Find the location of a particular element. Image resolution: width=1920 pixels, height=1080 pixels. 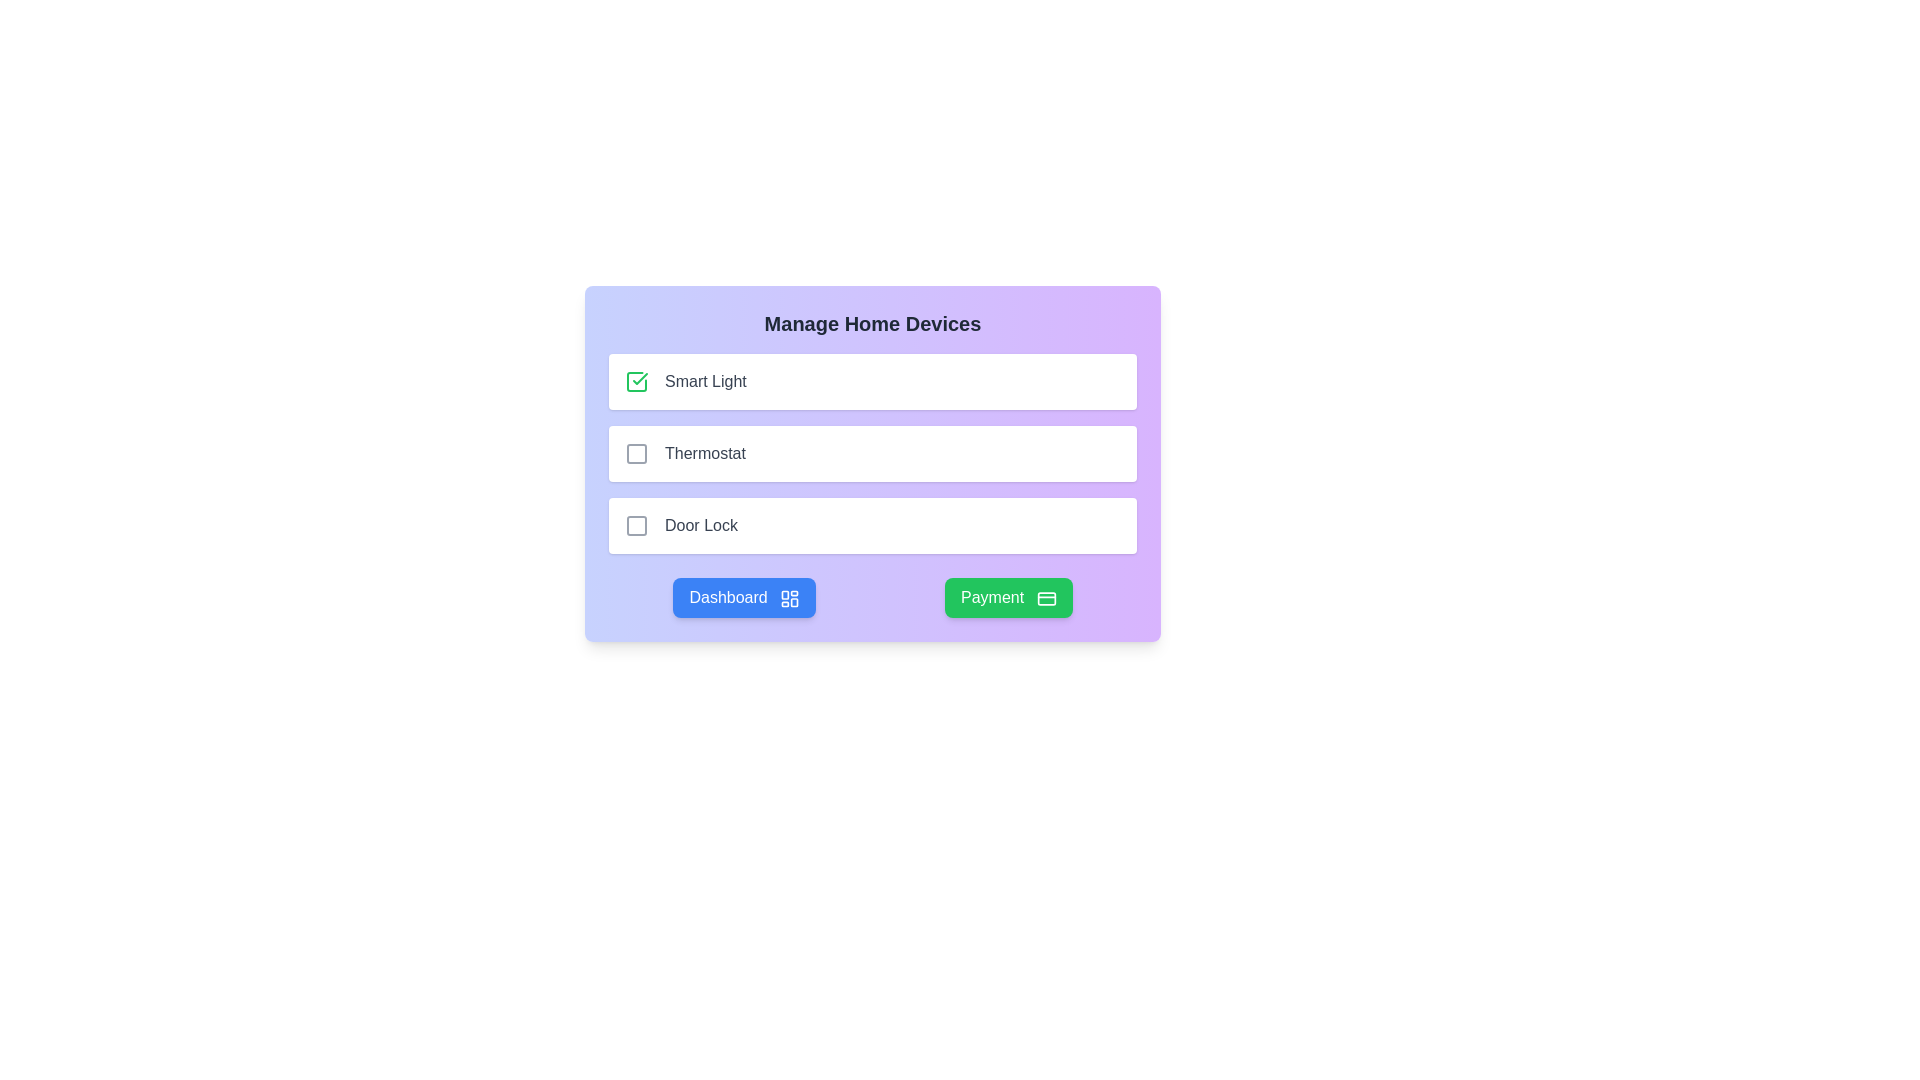

the Decorative Icon located to the right of the 'Dashboard' text within the 'Dashboard' button at the bottom-left of the main panel is located at coordinates (789, 597).